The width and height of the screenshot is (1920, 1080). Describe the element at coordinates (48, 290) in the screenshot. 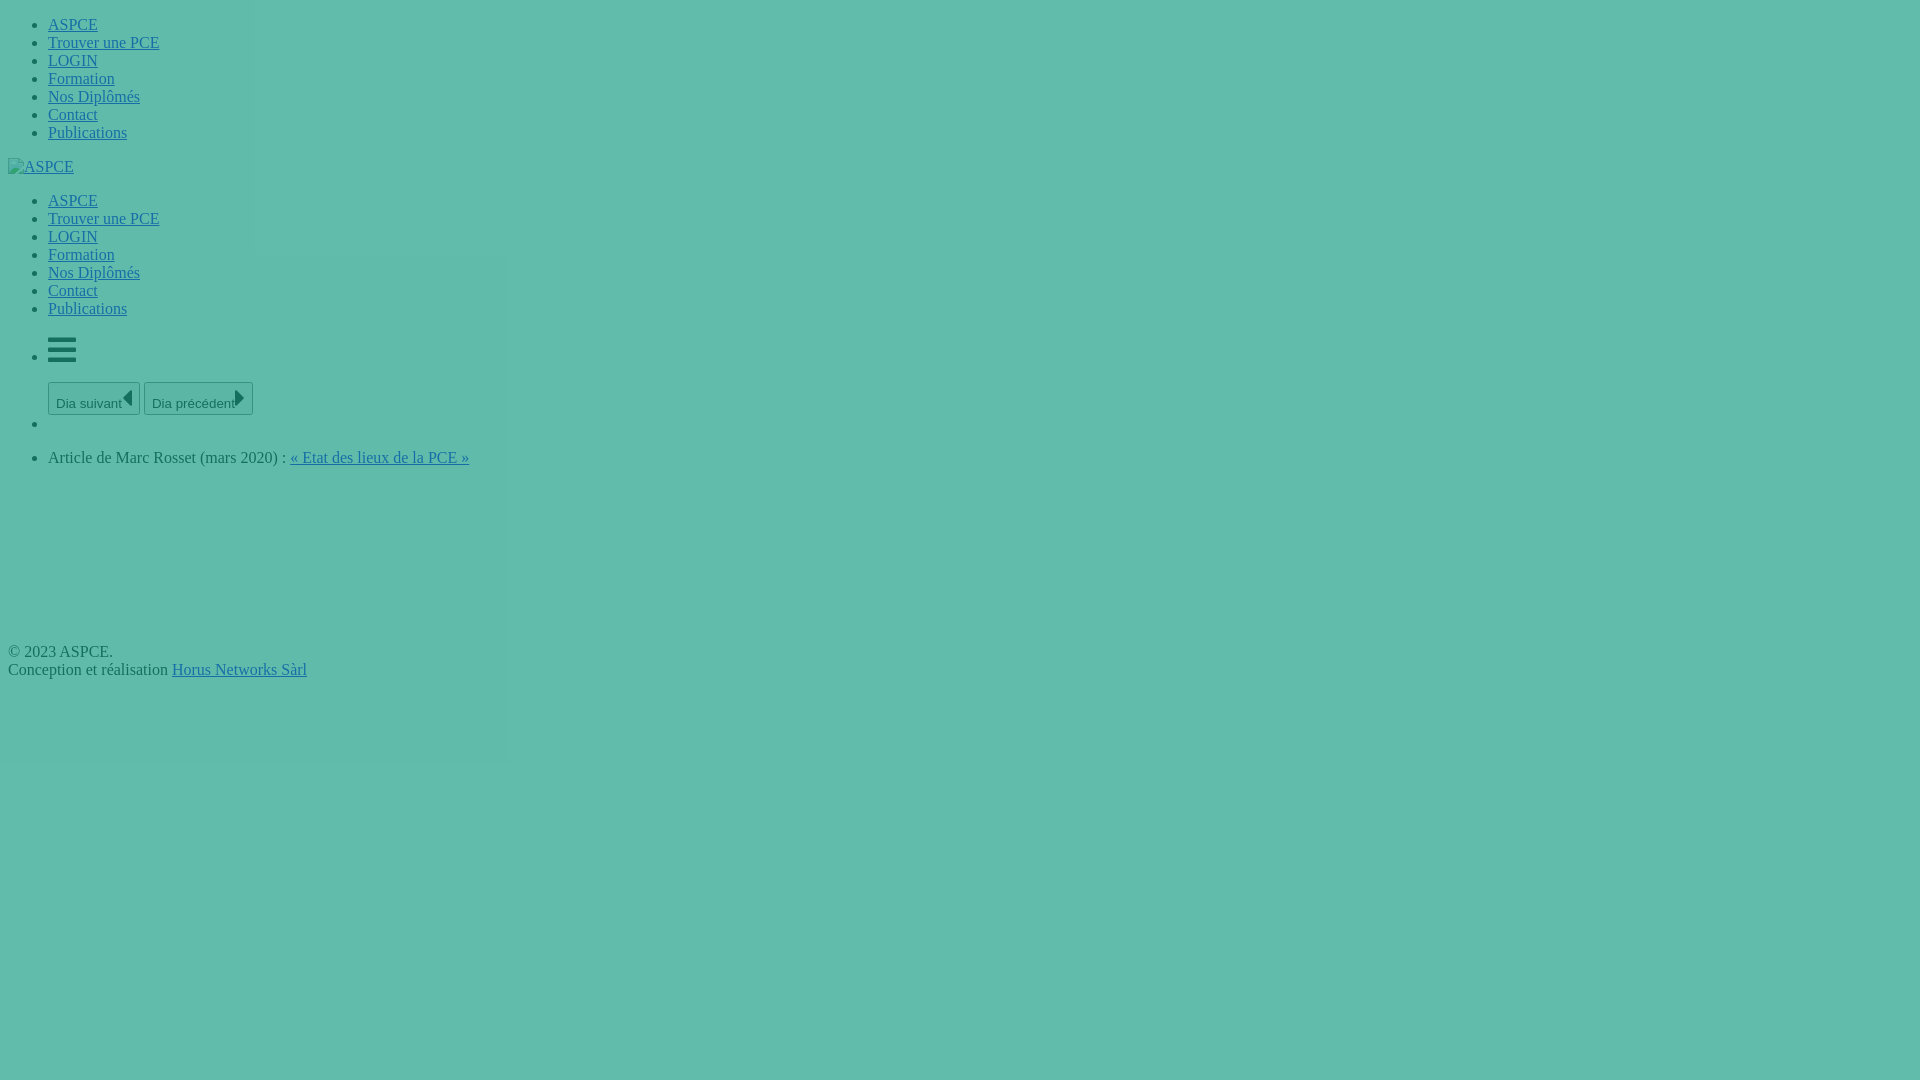

I see `'Contact'` at that location.